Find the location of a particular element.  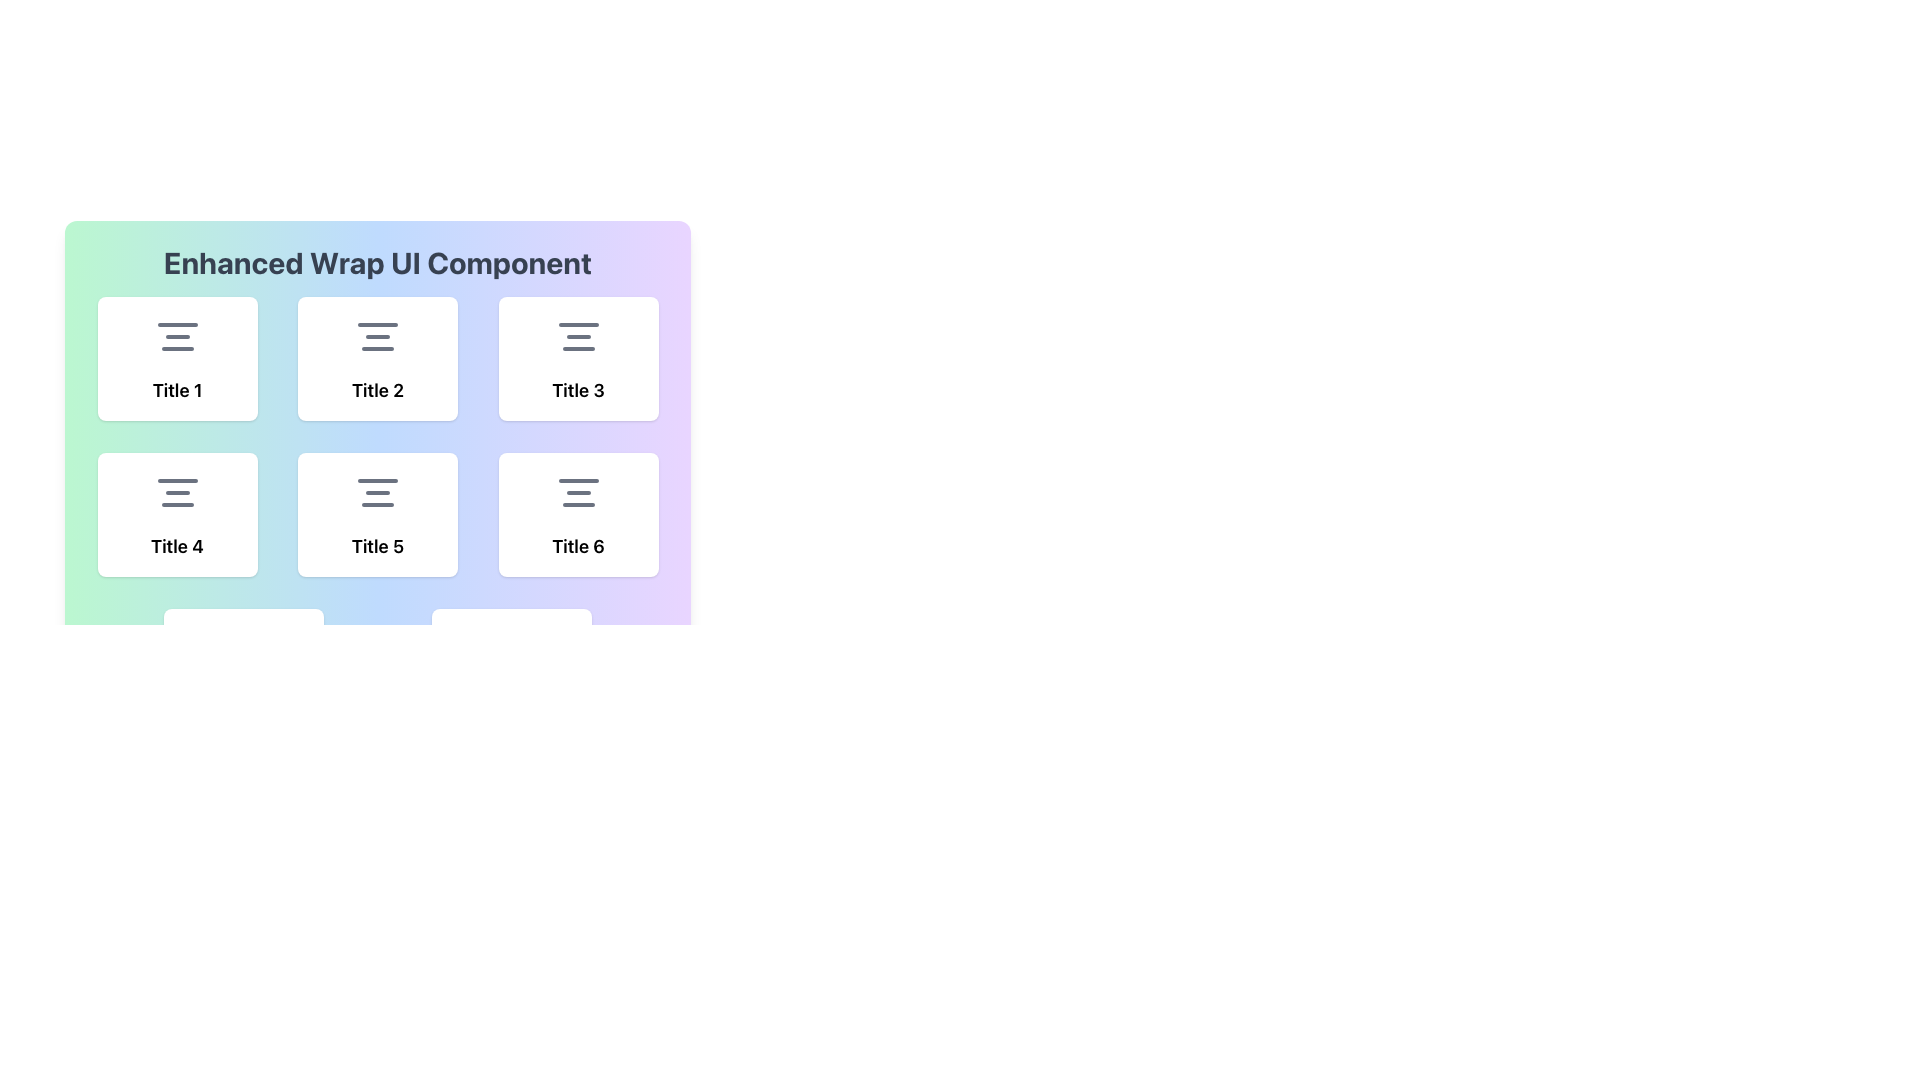

the centered text label within the top-left grid item, which identifies the purpose of the corresponding item adjacent to 'Title 2' and above 'Title 4' is located at coordinates (177, 390).